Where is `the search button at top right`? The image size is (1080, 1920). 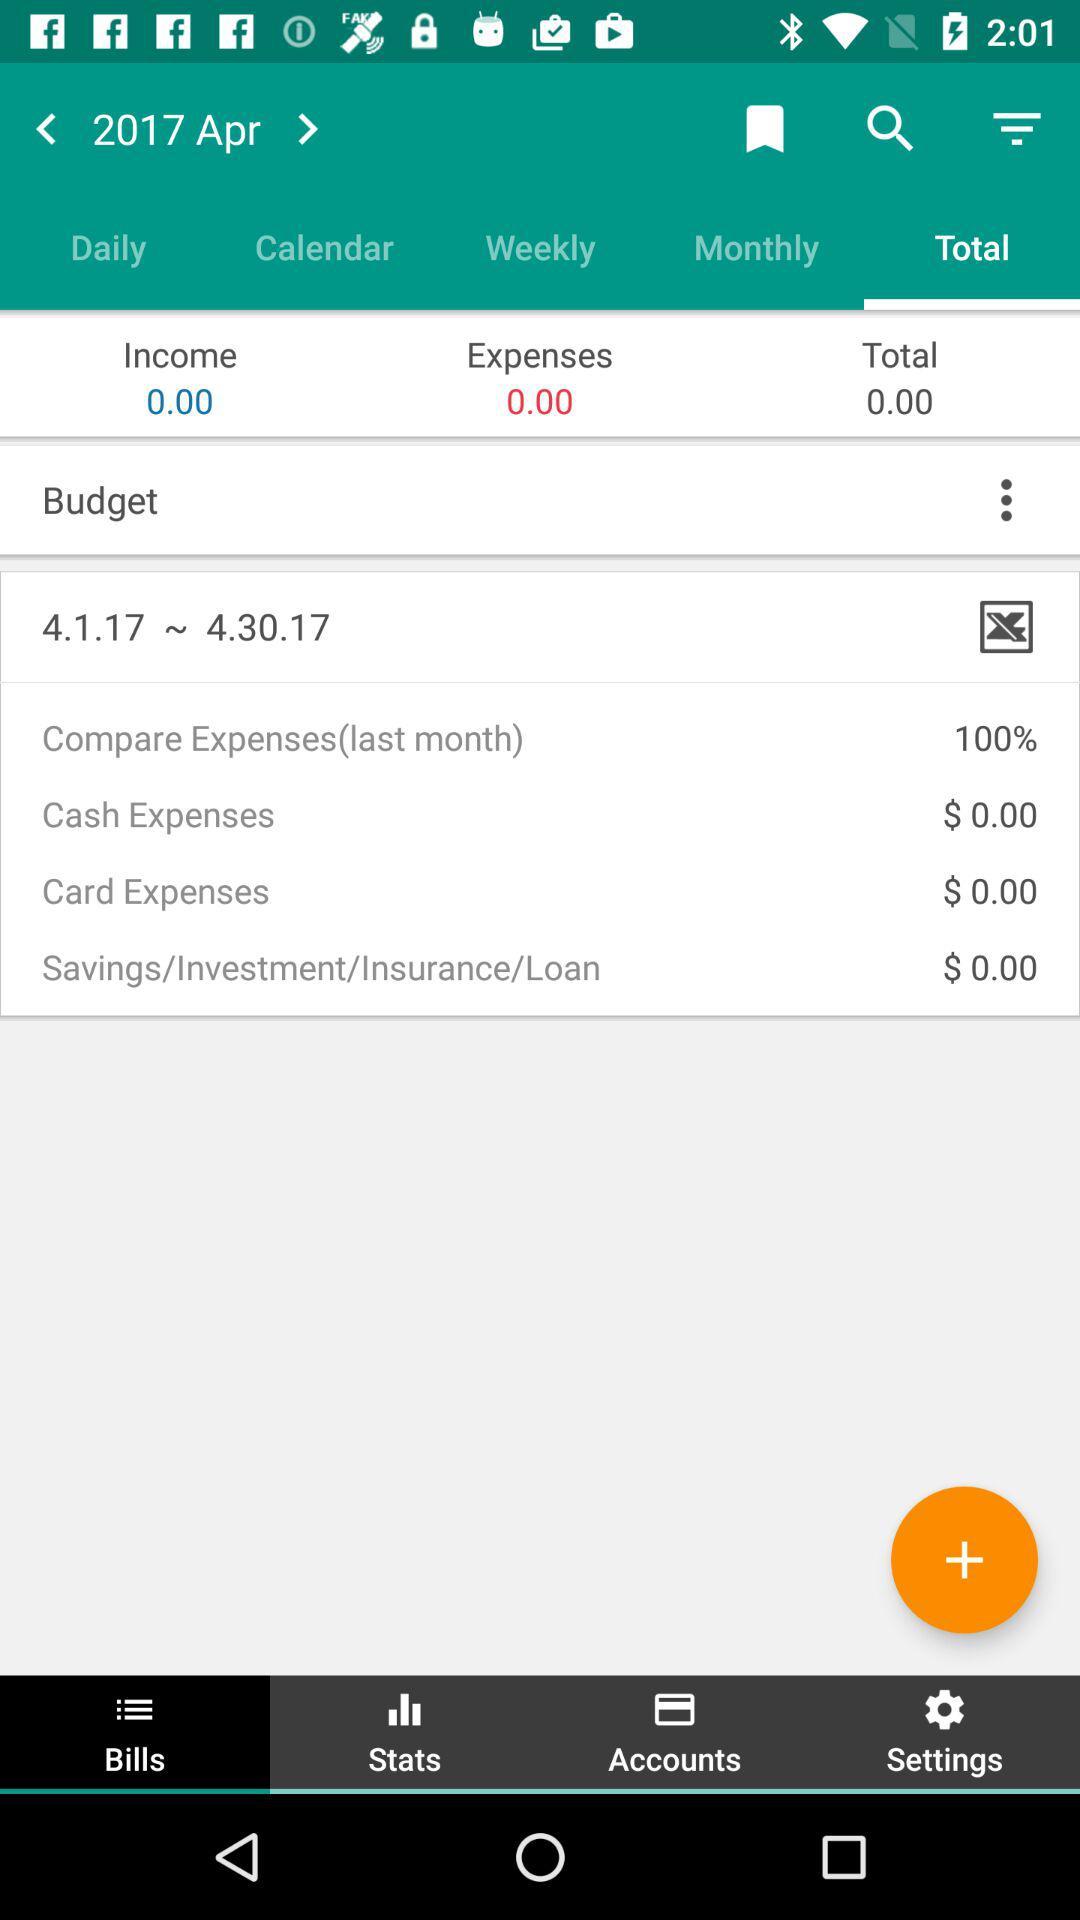
the search button at top right is located at coordinates (890, 127).